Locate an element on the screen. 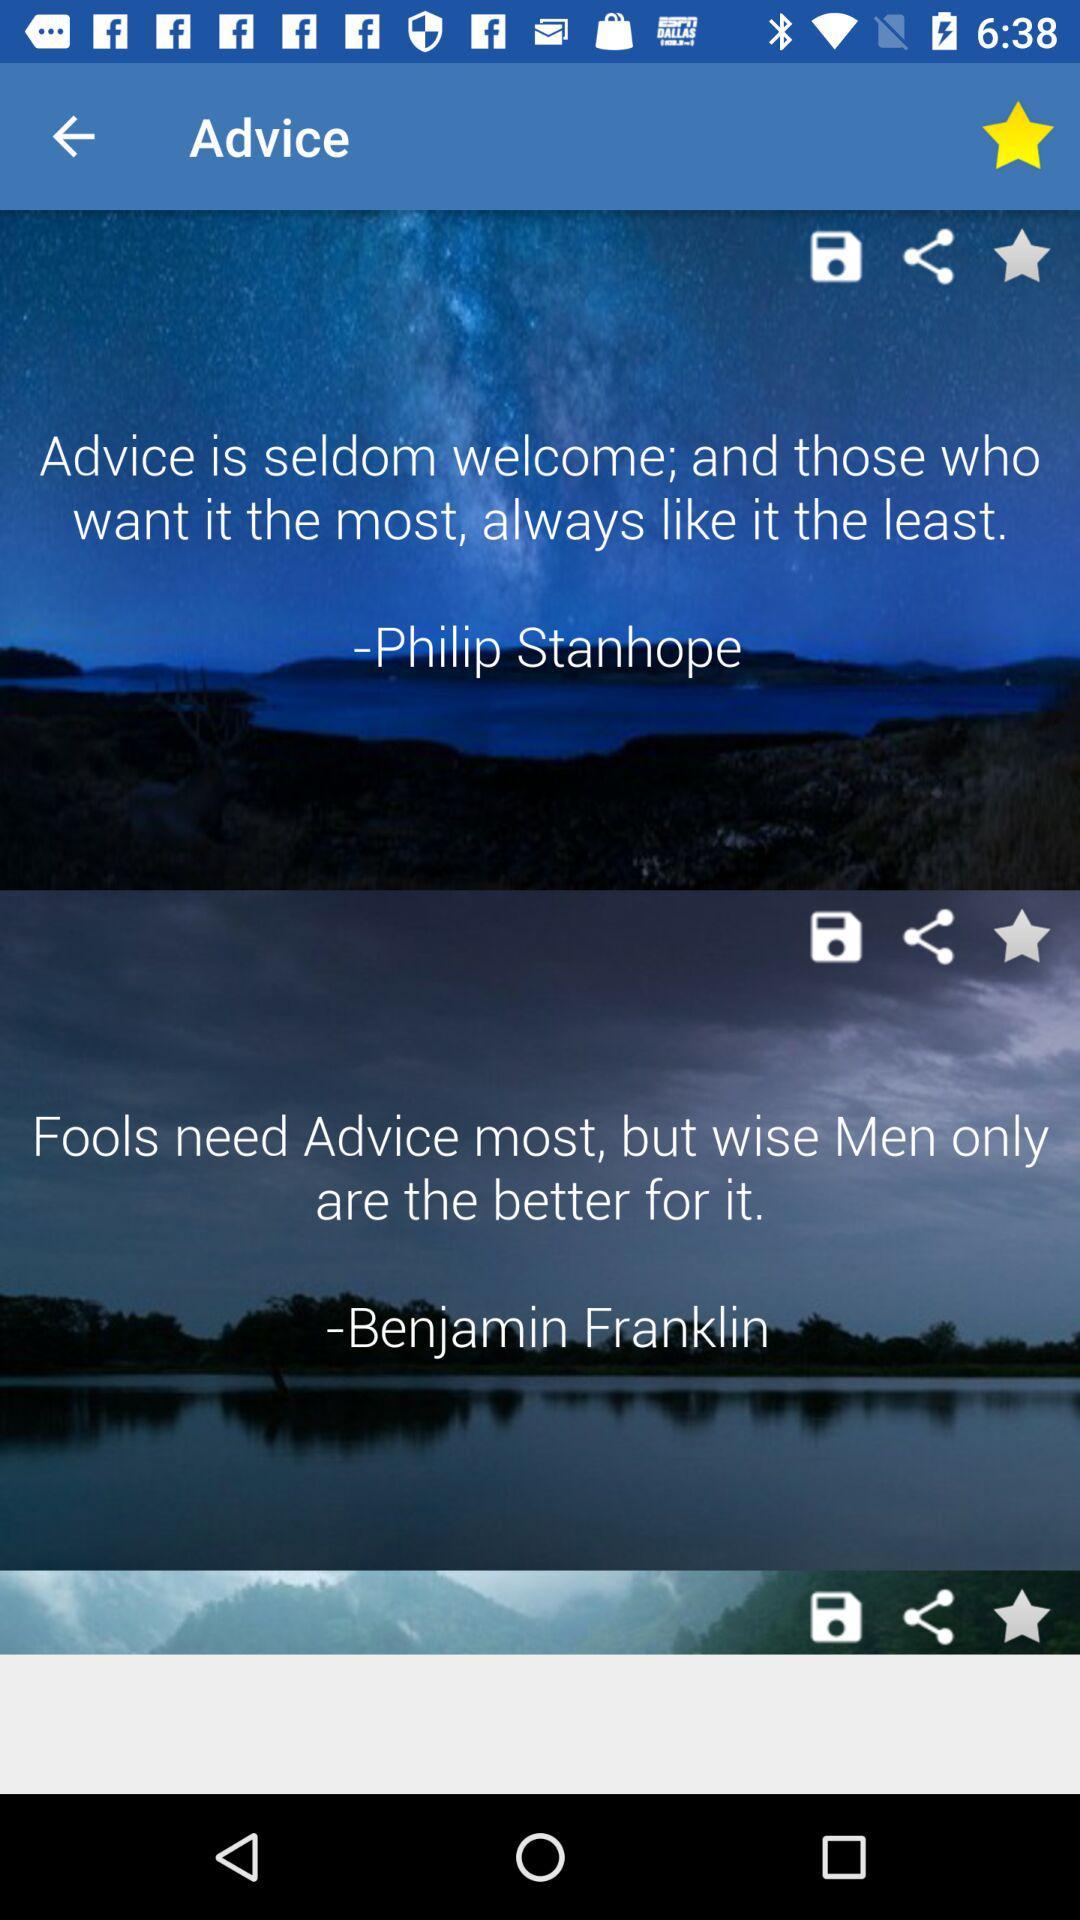 This screenshot has height=1920, width=1080. advice is seldom is located at coordinates (540, 550).